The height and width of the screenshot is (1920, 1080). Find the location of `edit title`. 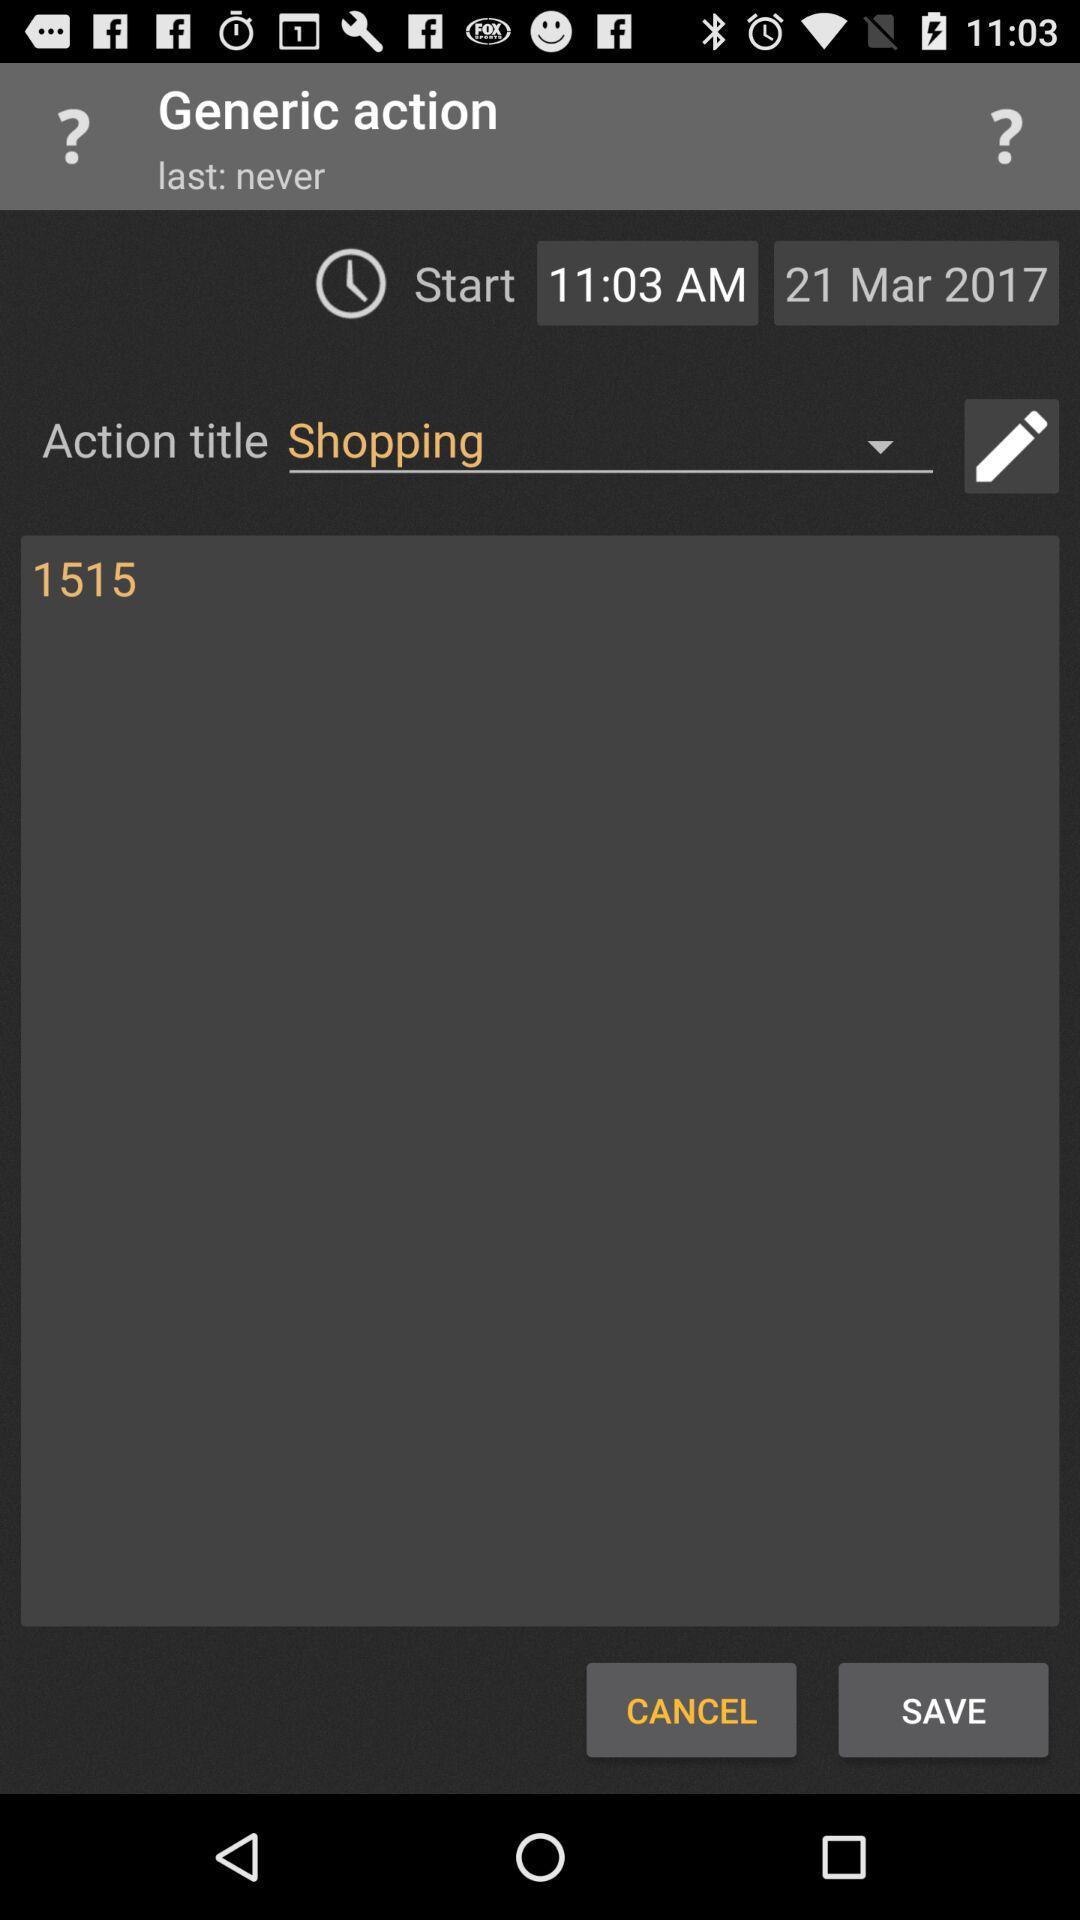

edit title is located at coordinates (1011, 445).